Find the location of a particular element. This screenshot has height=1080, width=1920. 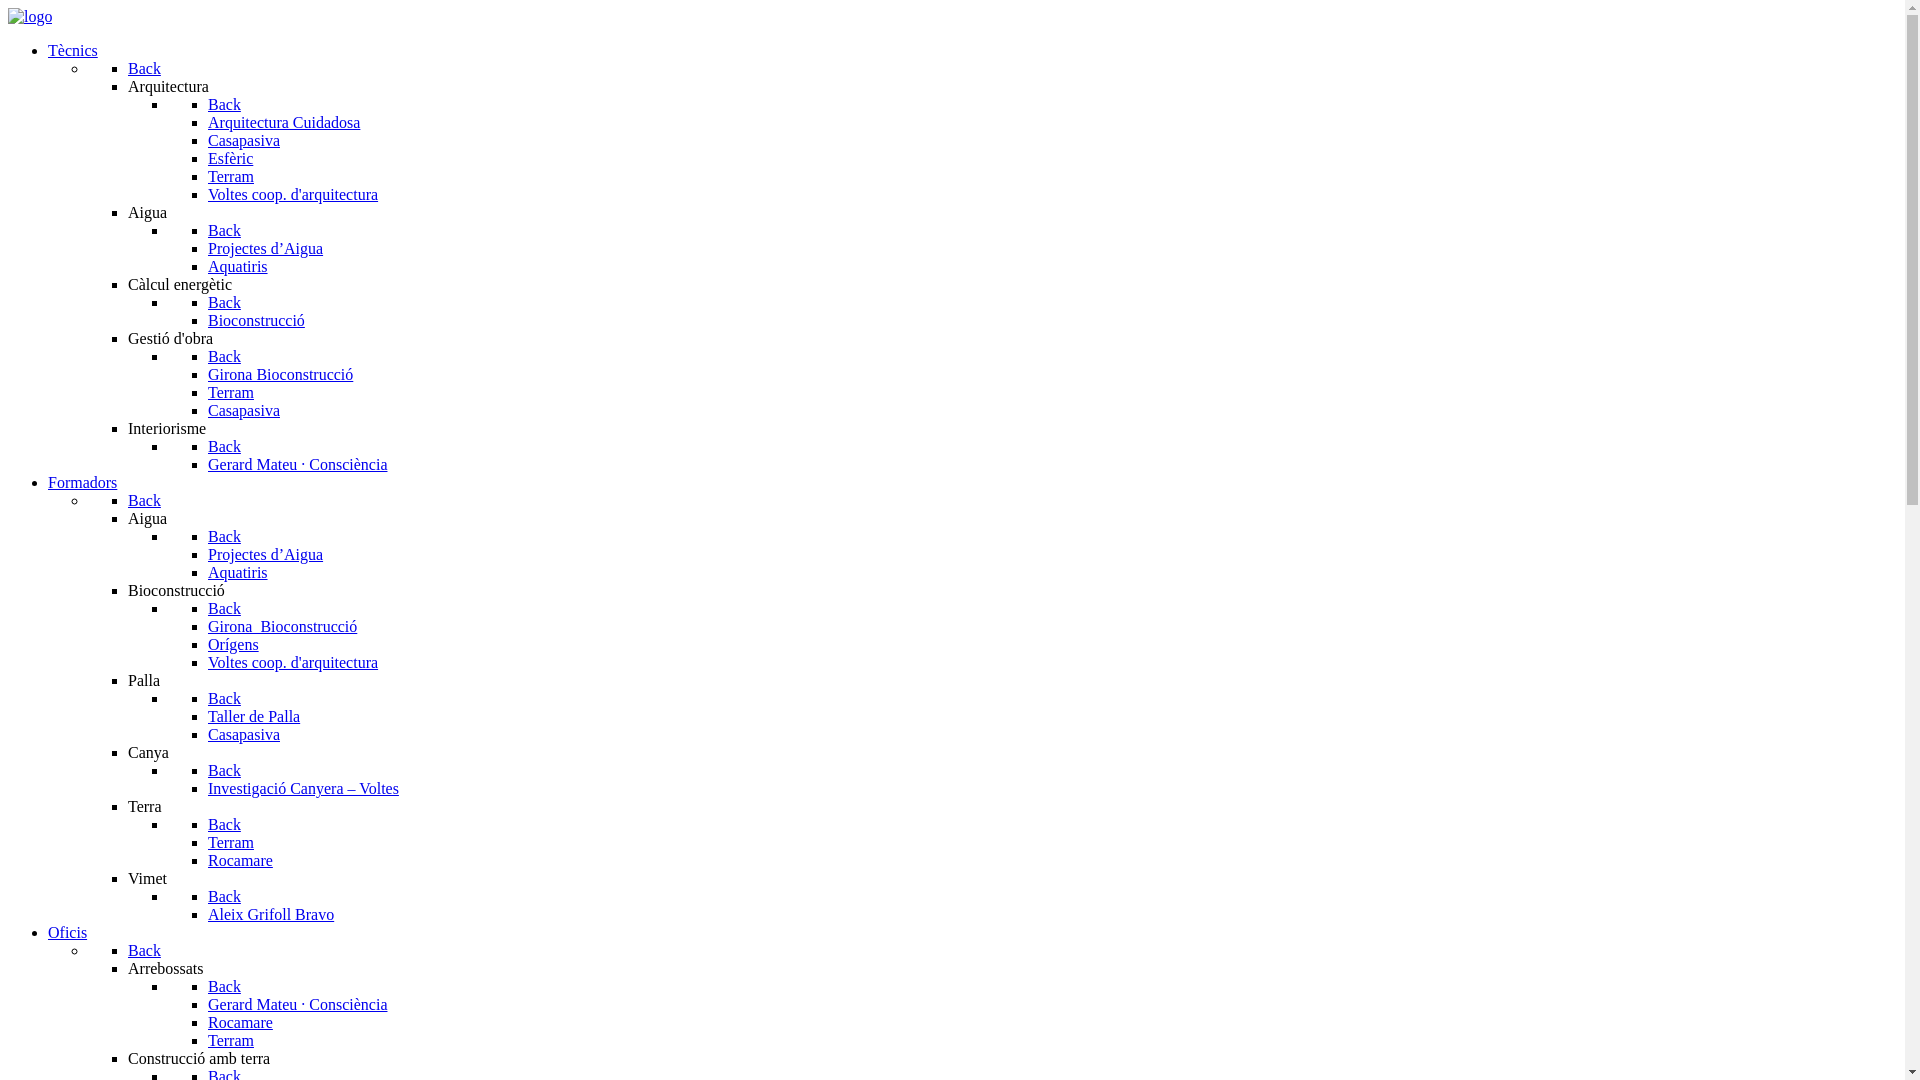

'Voltes coop. d'arquitectura' is located at coordinates (291, 194).